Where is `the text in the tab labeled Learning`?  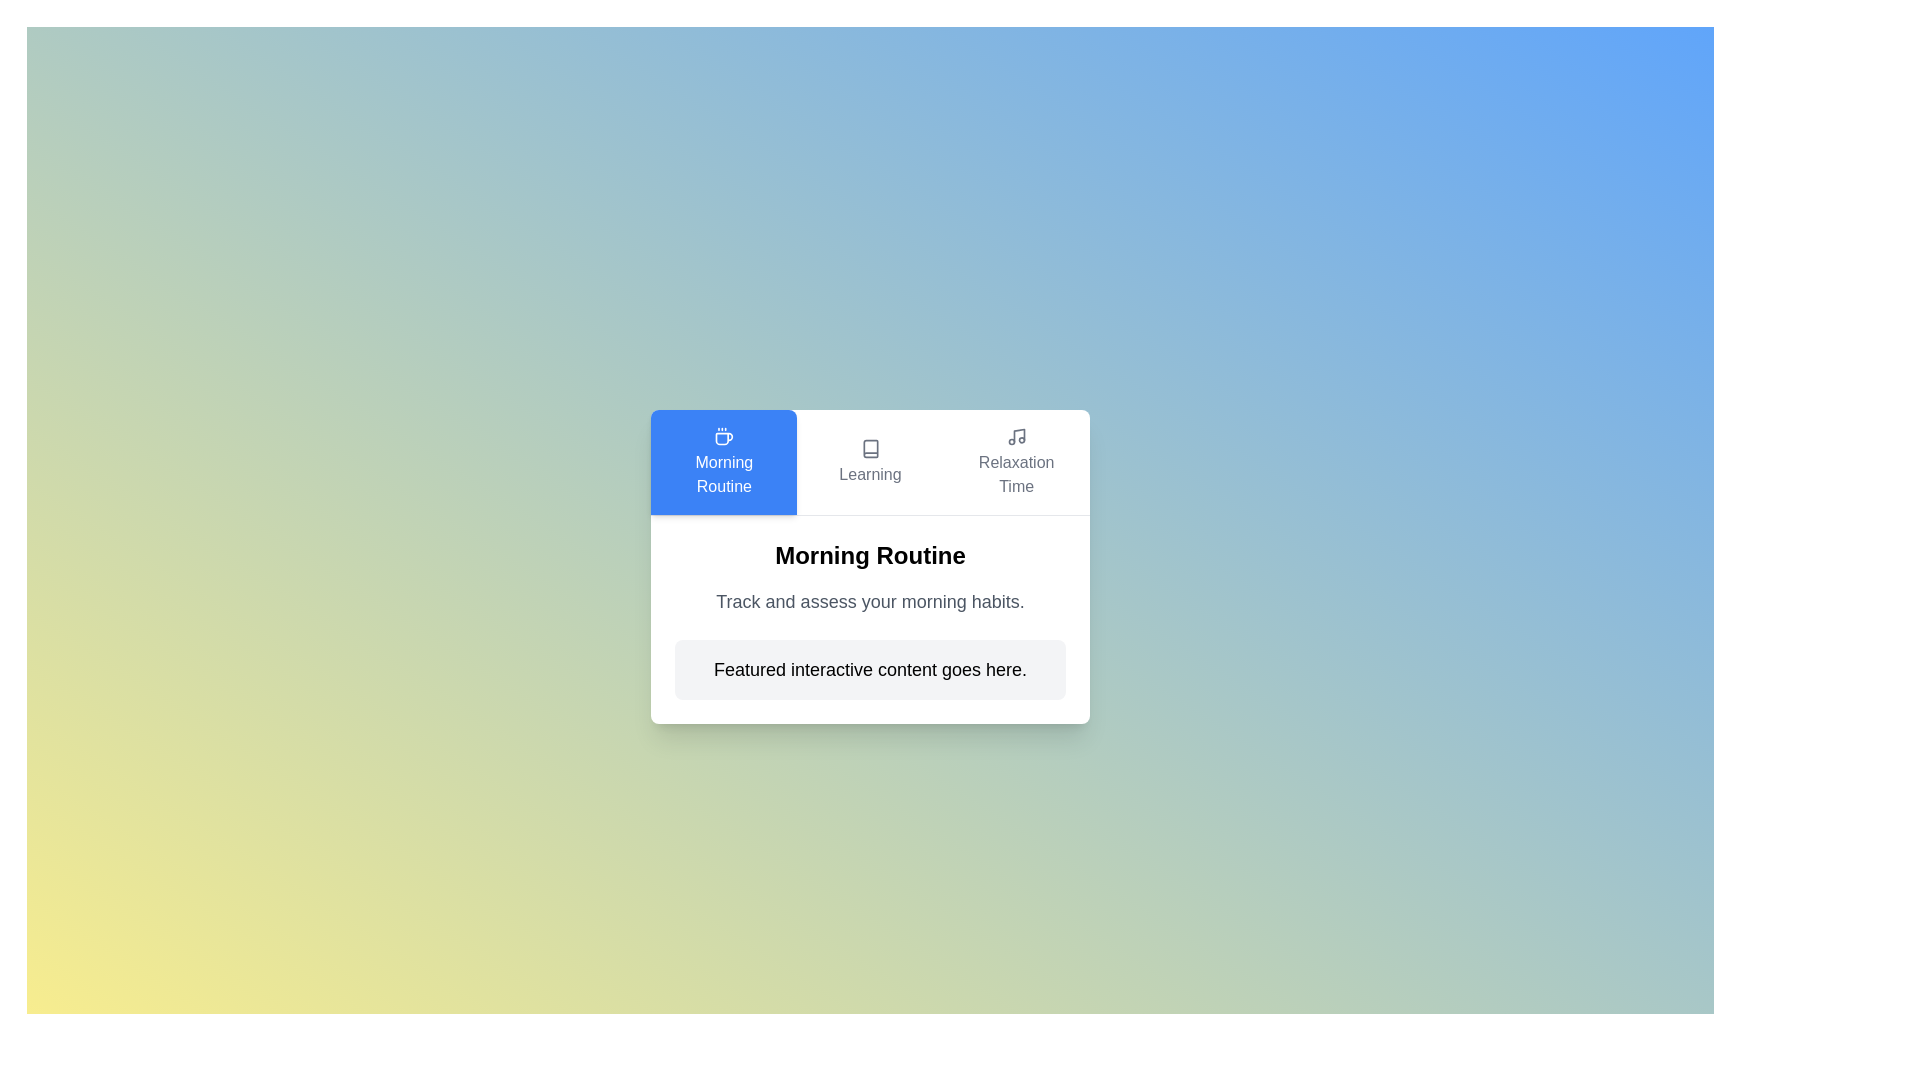 the text in the tab labeled Learning is located at coordinates (870, 462).